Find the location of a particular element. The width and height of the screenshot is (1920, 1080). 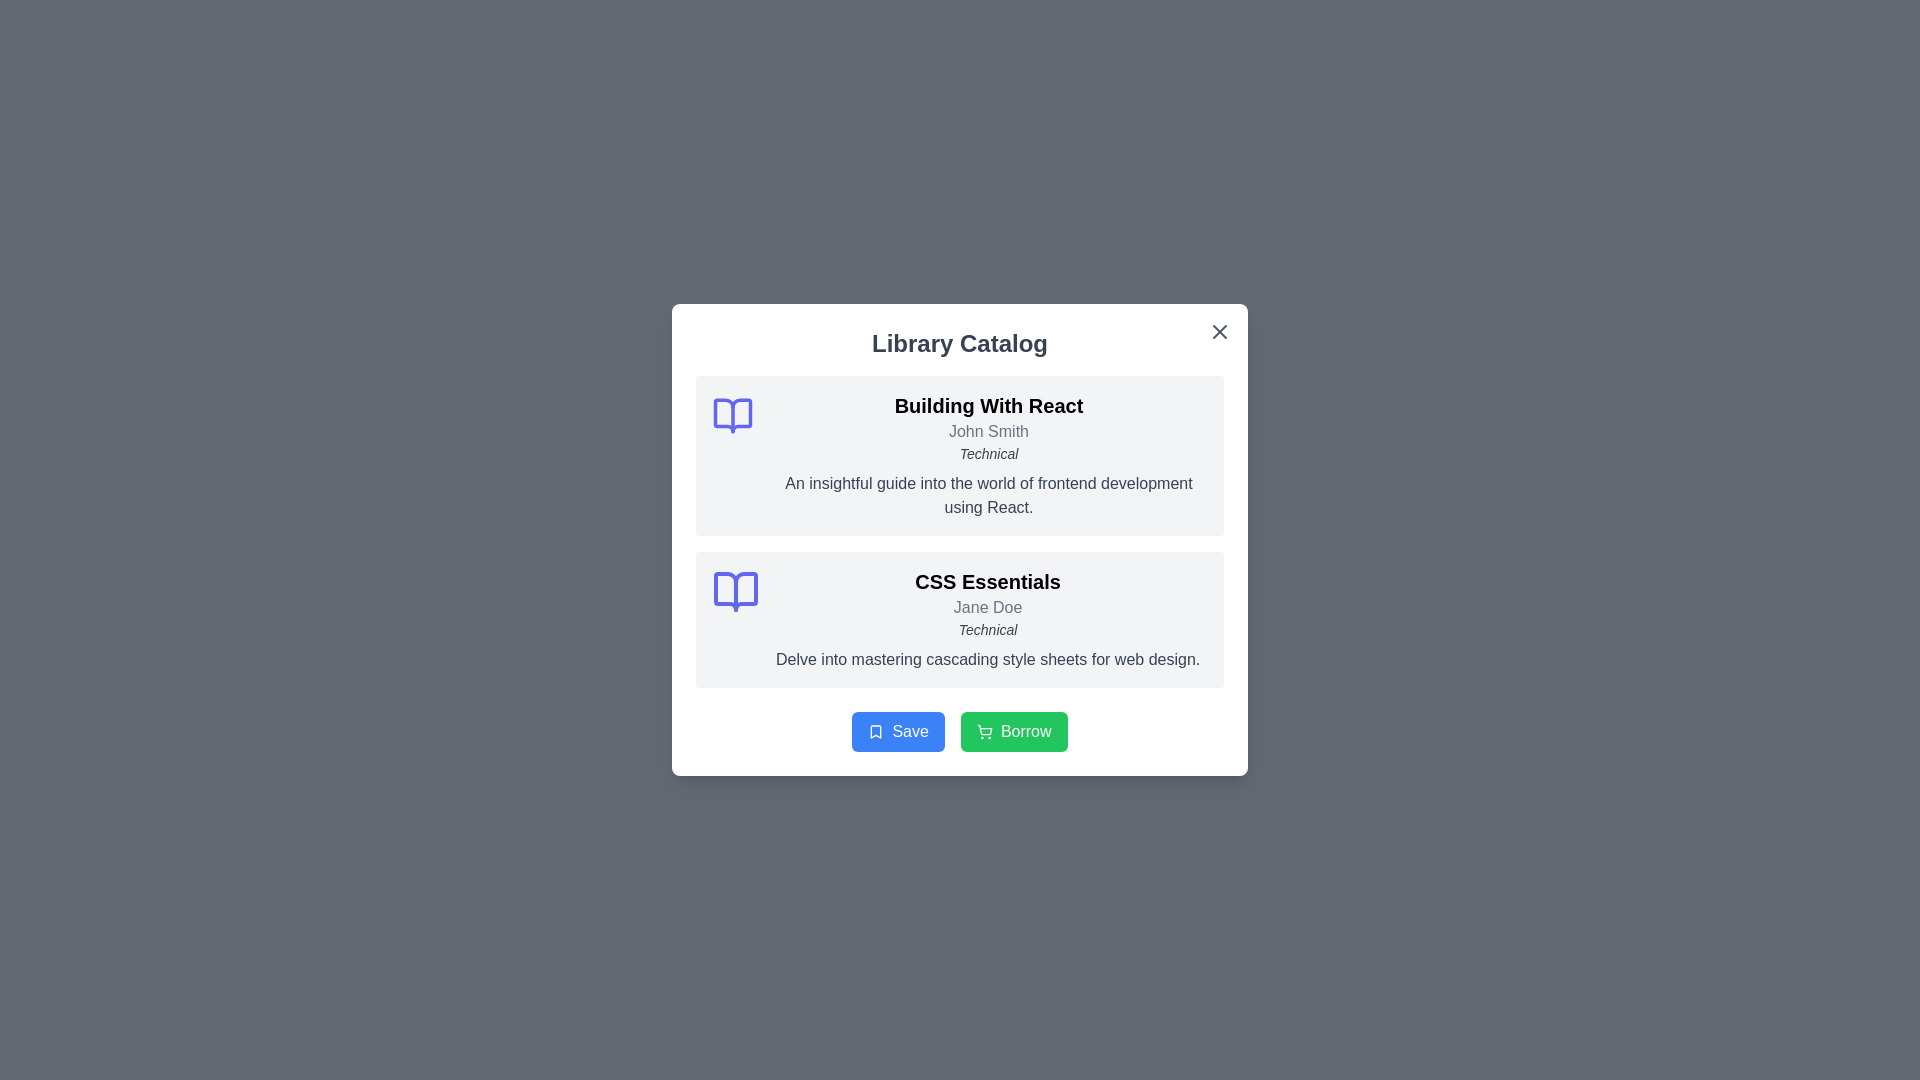

the second informational card in the library catalog located in the lower half of the modal beneath the 'Building With React' section is located at coordinates (988, 619).